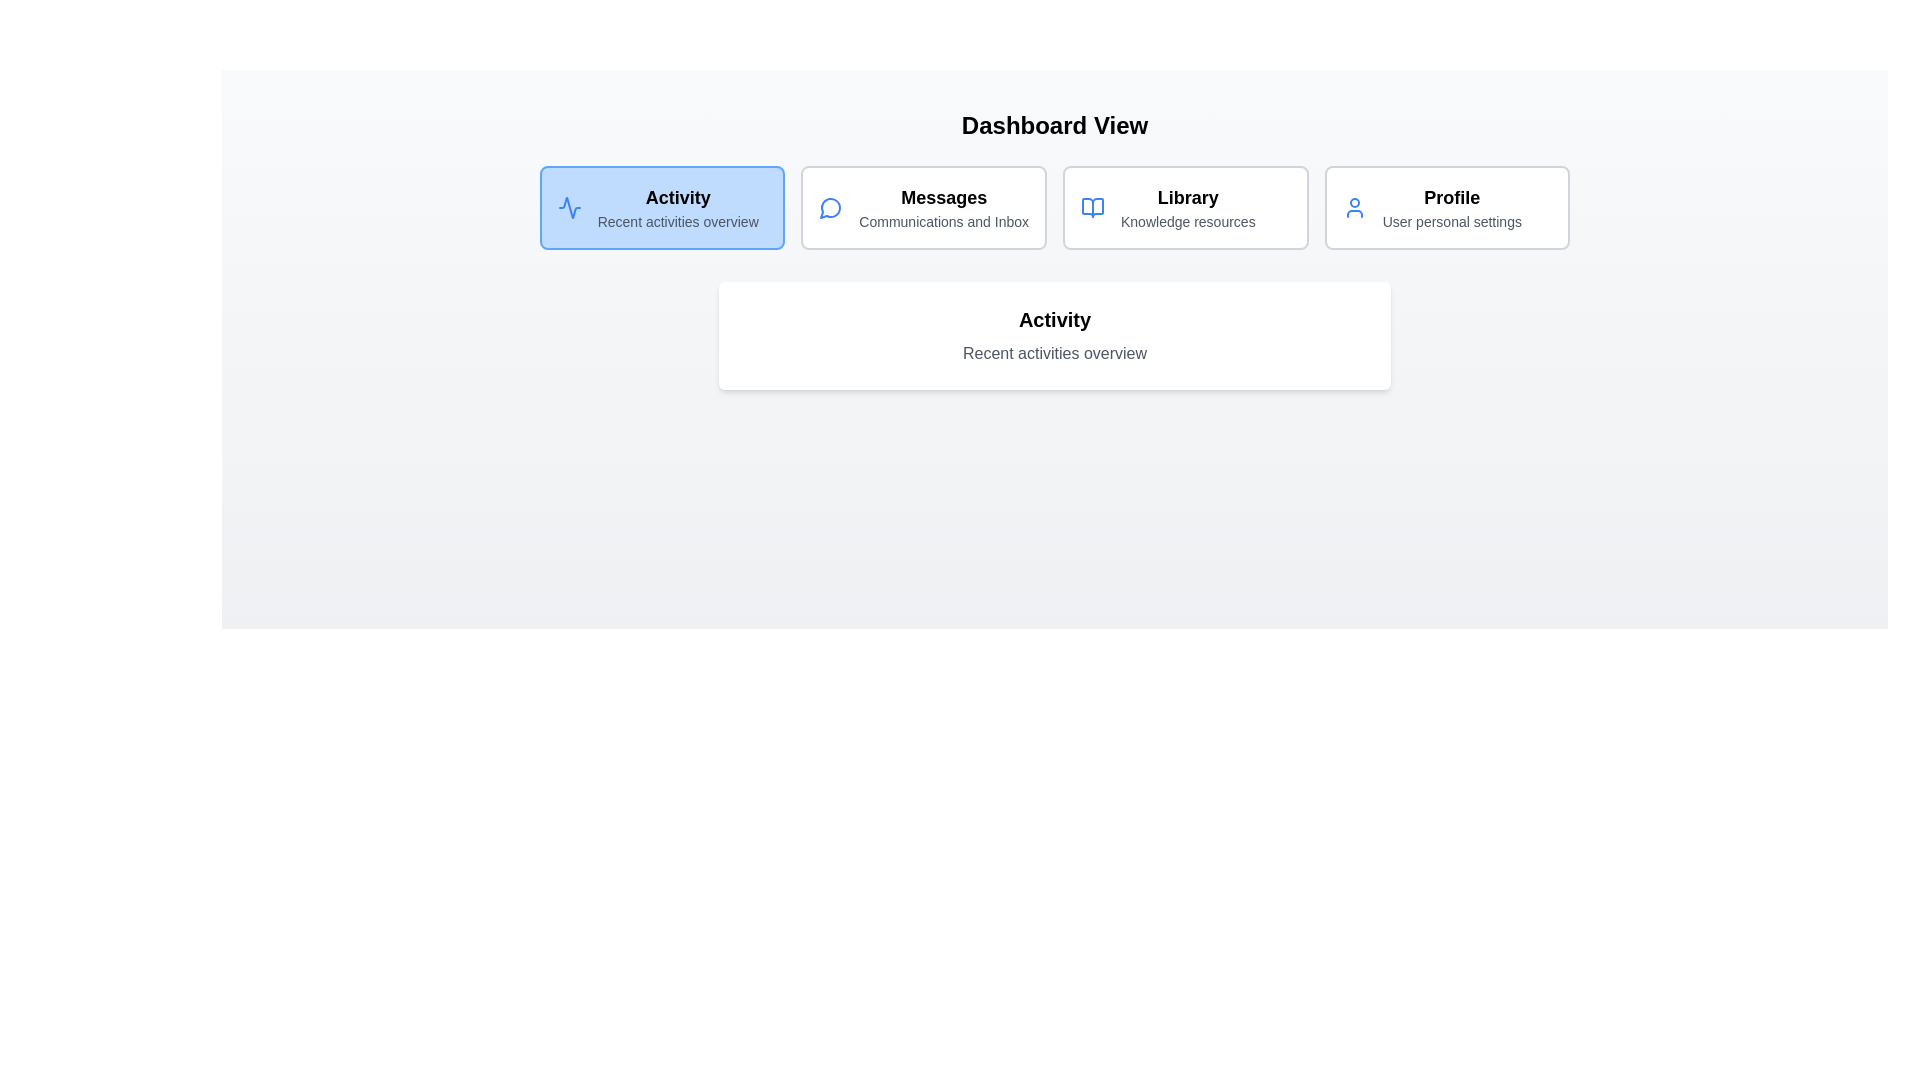 The height and width of the screenshot is (1080, 1920). I want to click on the icon representing the section Activity, so click(568, 208).